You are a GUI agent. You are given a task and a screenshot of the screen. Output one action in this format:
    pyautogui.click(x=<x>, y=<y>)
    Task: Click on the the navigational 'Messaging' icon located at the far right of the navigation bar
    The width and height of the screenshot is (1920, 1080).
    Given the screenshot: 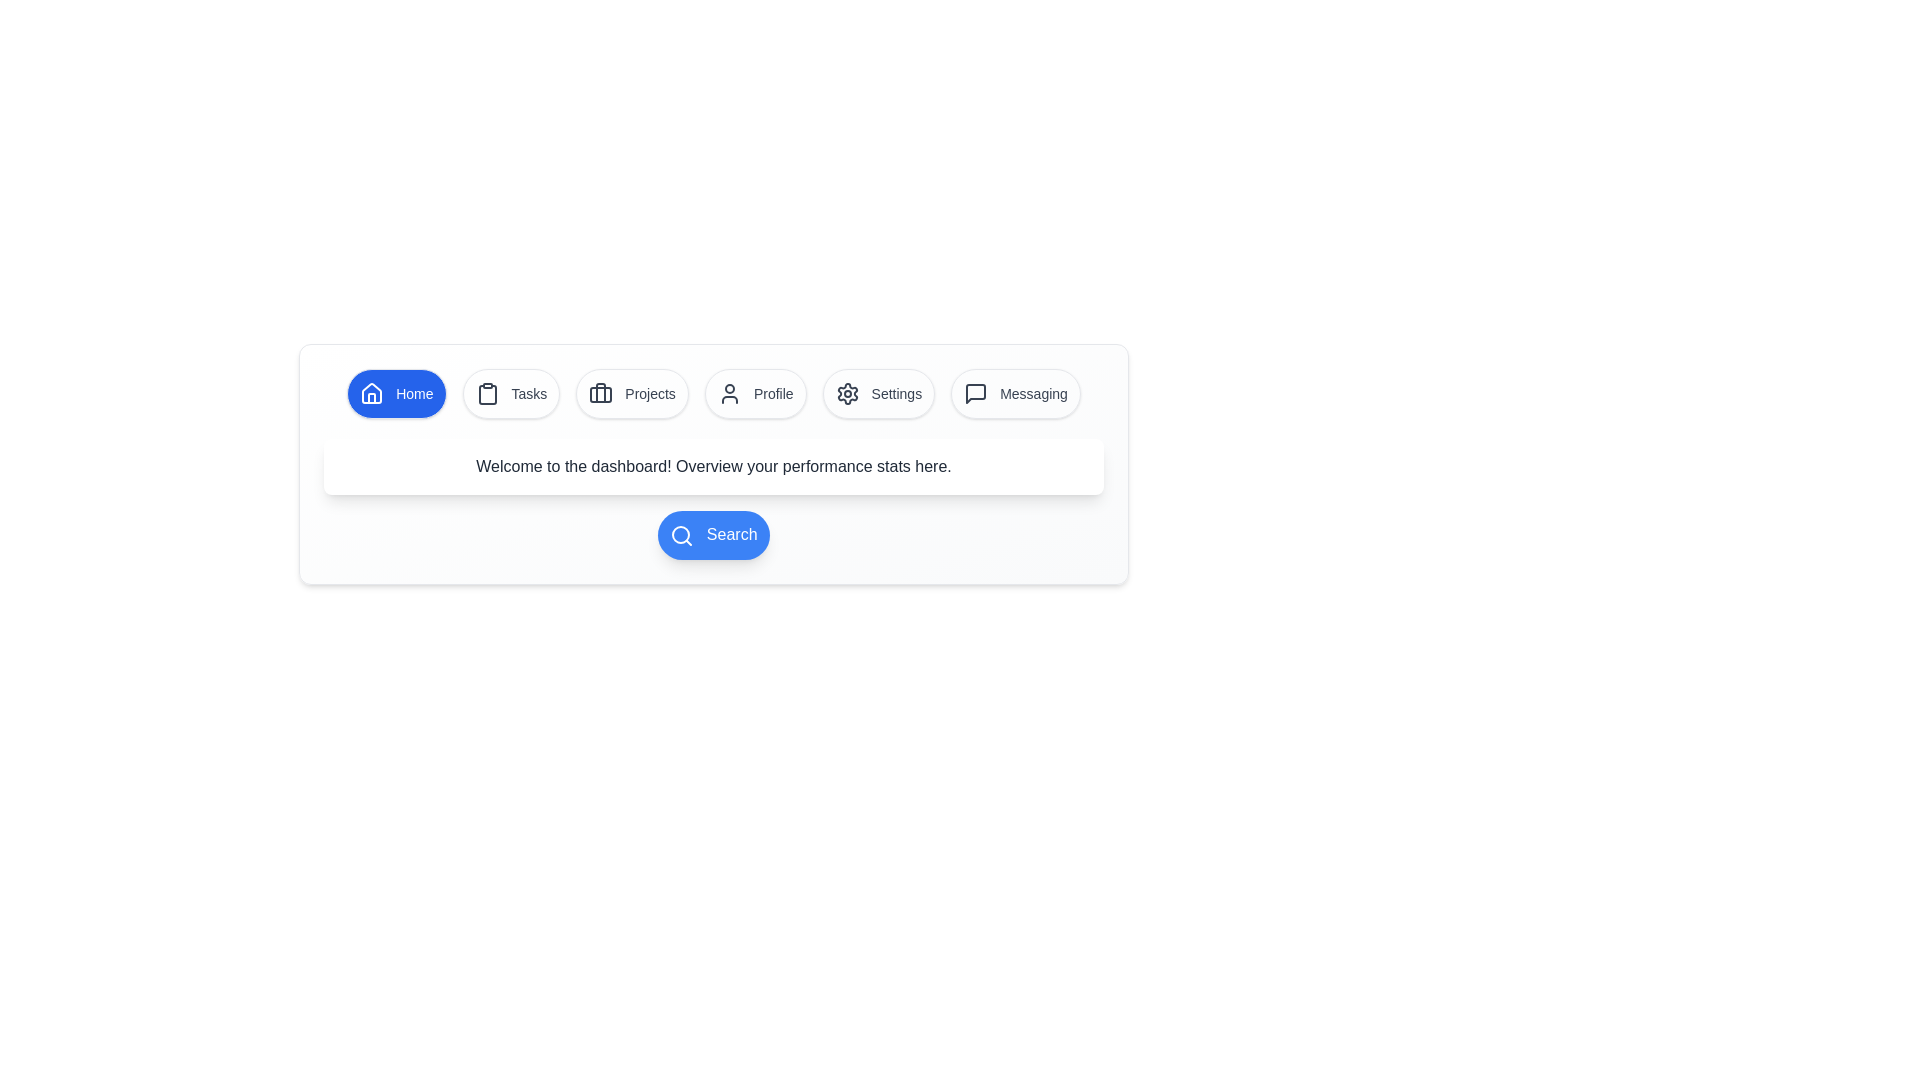 What is the action you would take?
    pyautogui.click(x=976, y=393)
    